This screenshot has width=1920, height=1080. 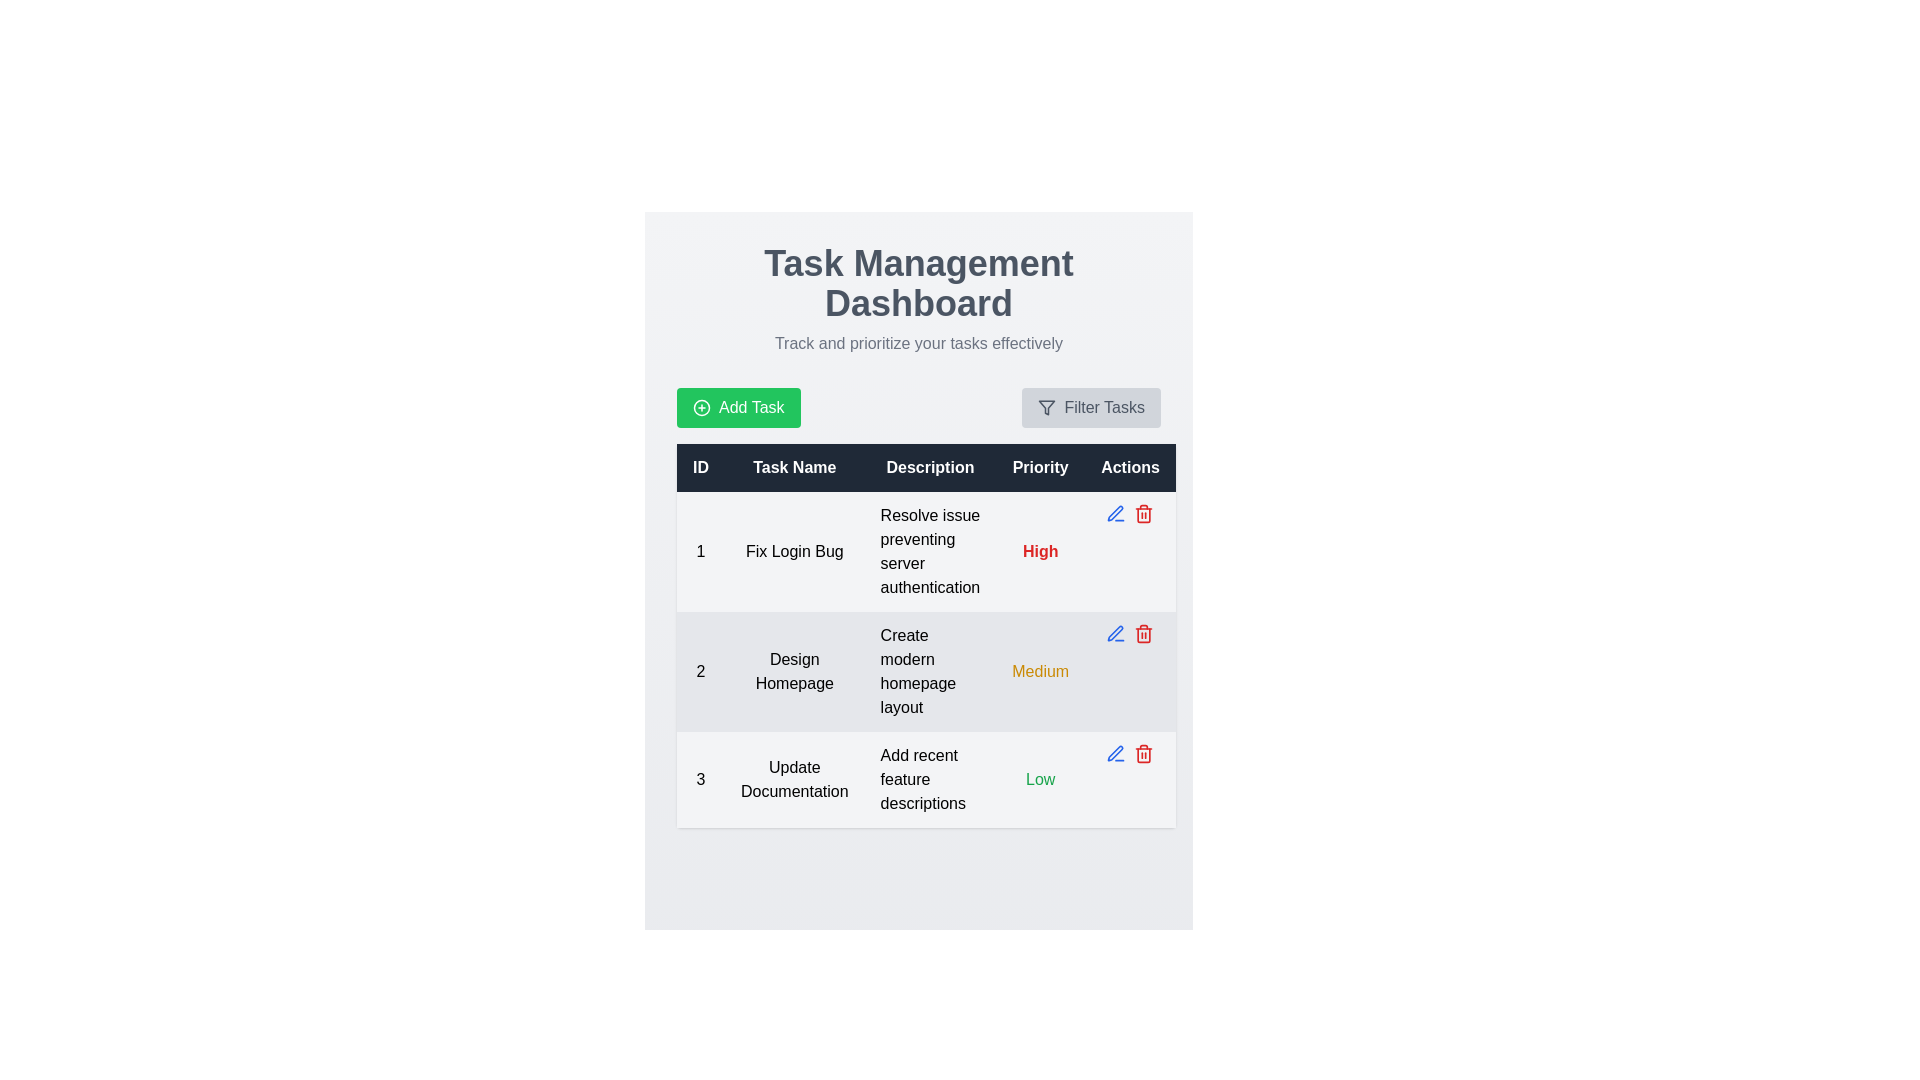 What do you see at coordinates (701, 407) in the screenshot?
I see `the appearance of the Icon indicating the addition action within the 'Add Task' button, located adjacent to the label 'Task Management Dashboard'` at bounding box center [701, 407].